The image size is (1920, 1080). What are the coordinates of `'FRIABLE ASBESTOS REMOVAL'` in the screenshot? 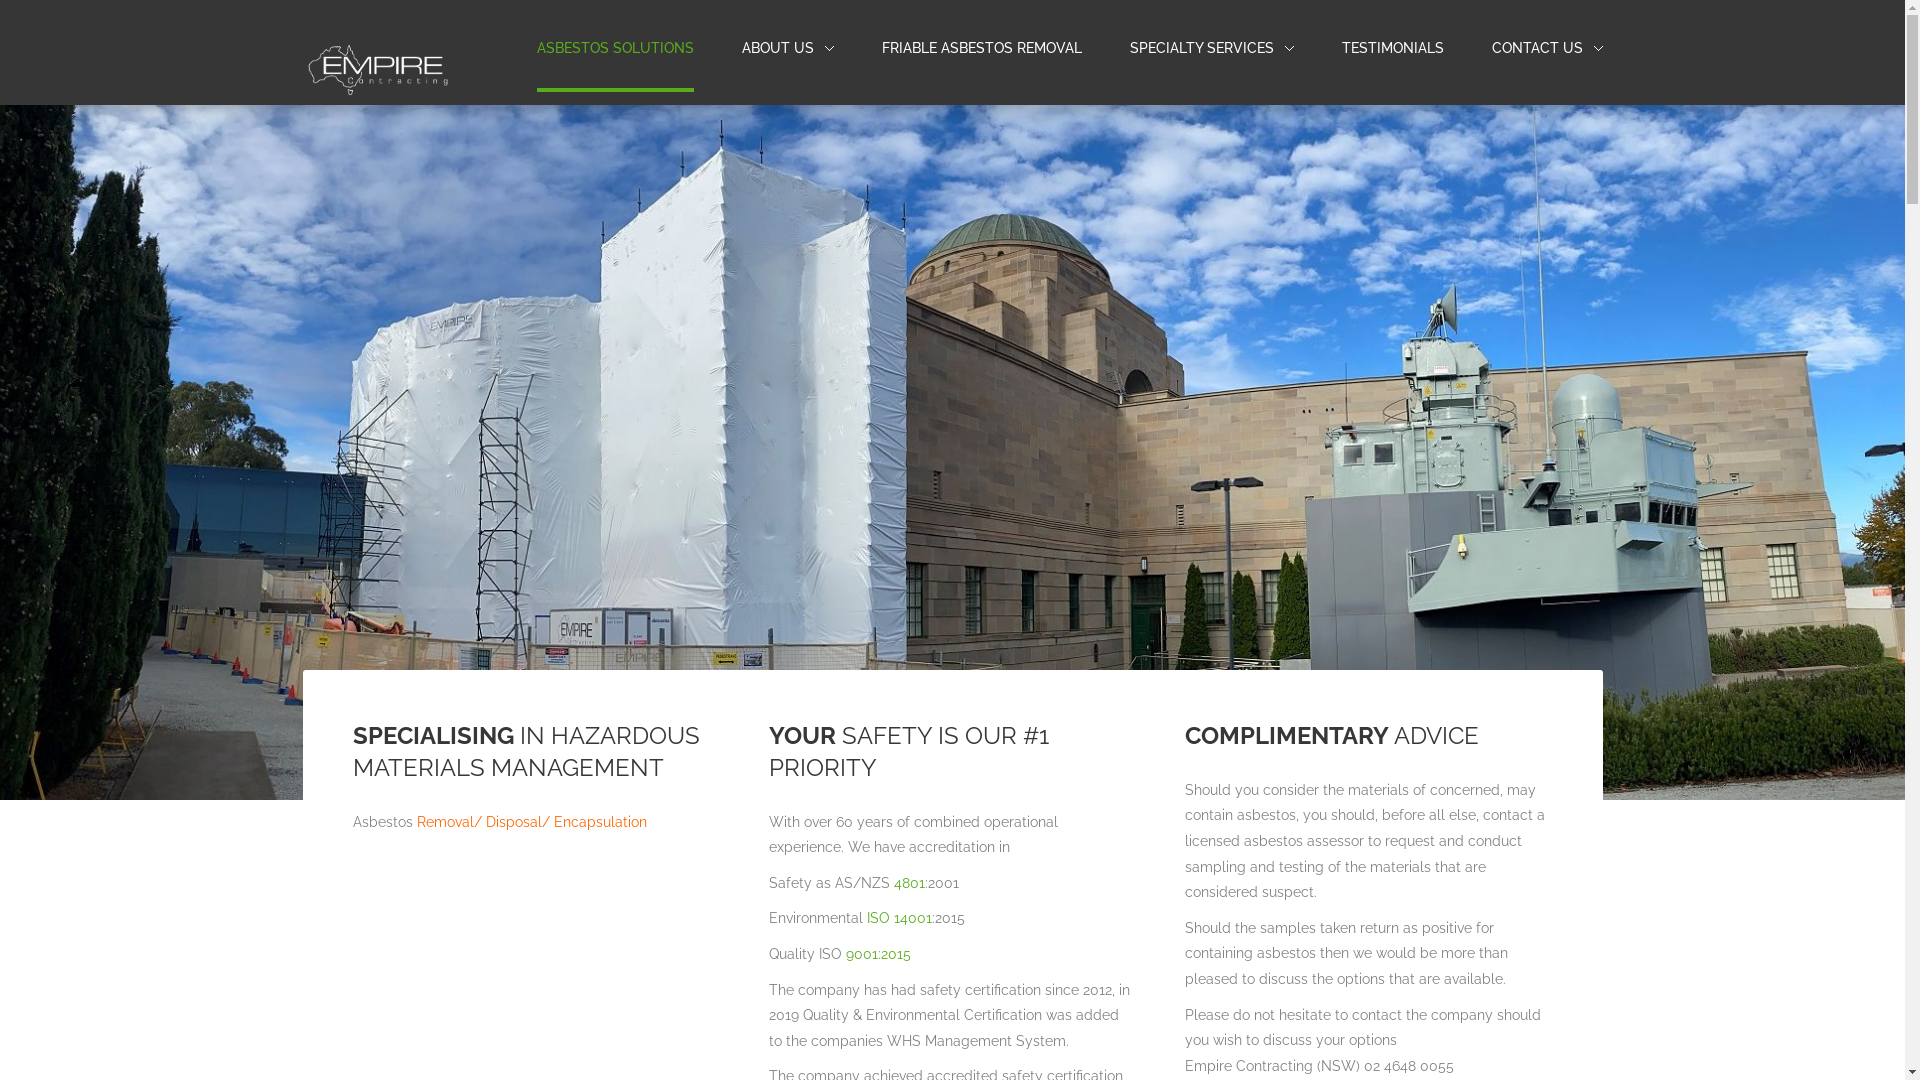 It's located at (982, 48).